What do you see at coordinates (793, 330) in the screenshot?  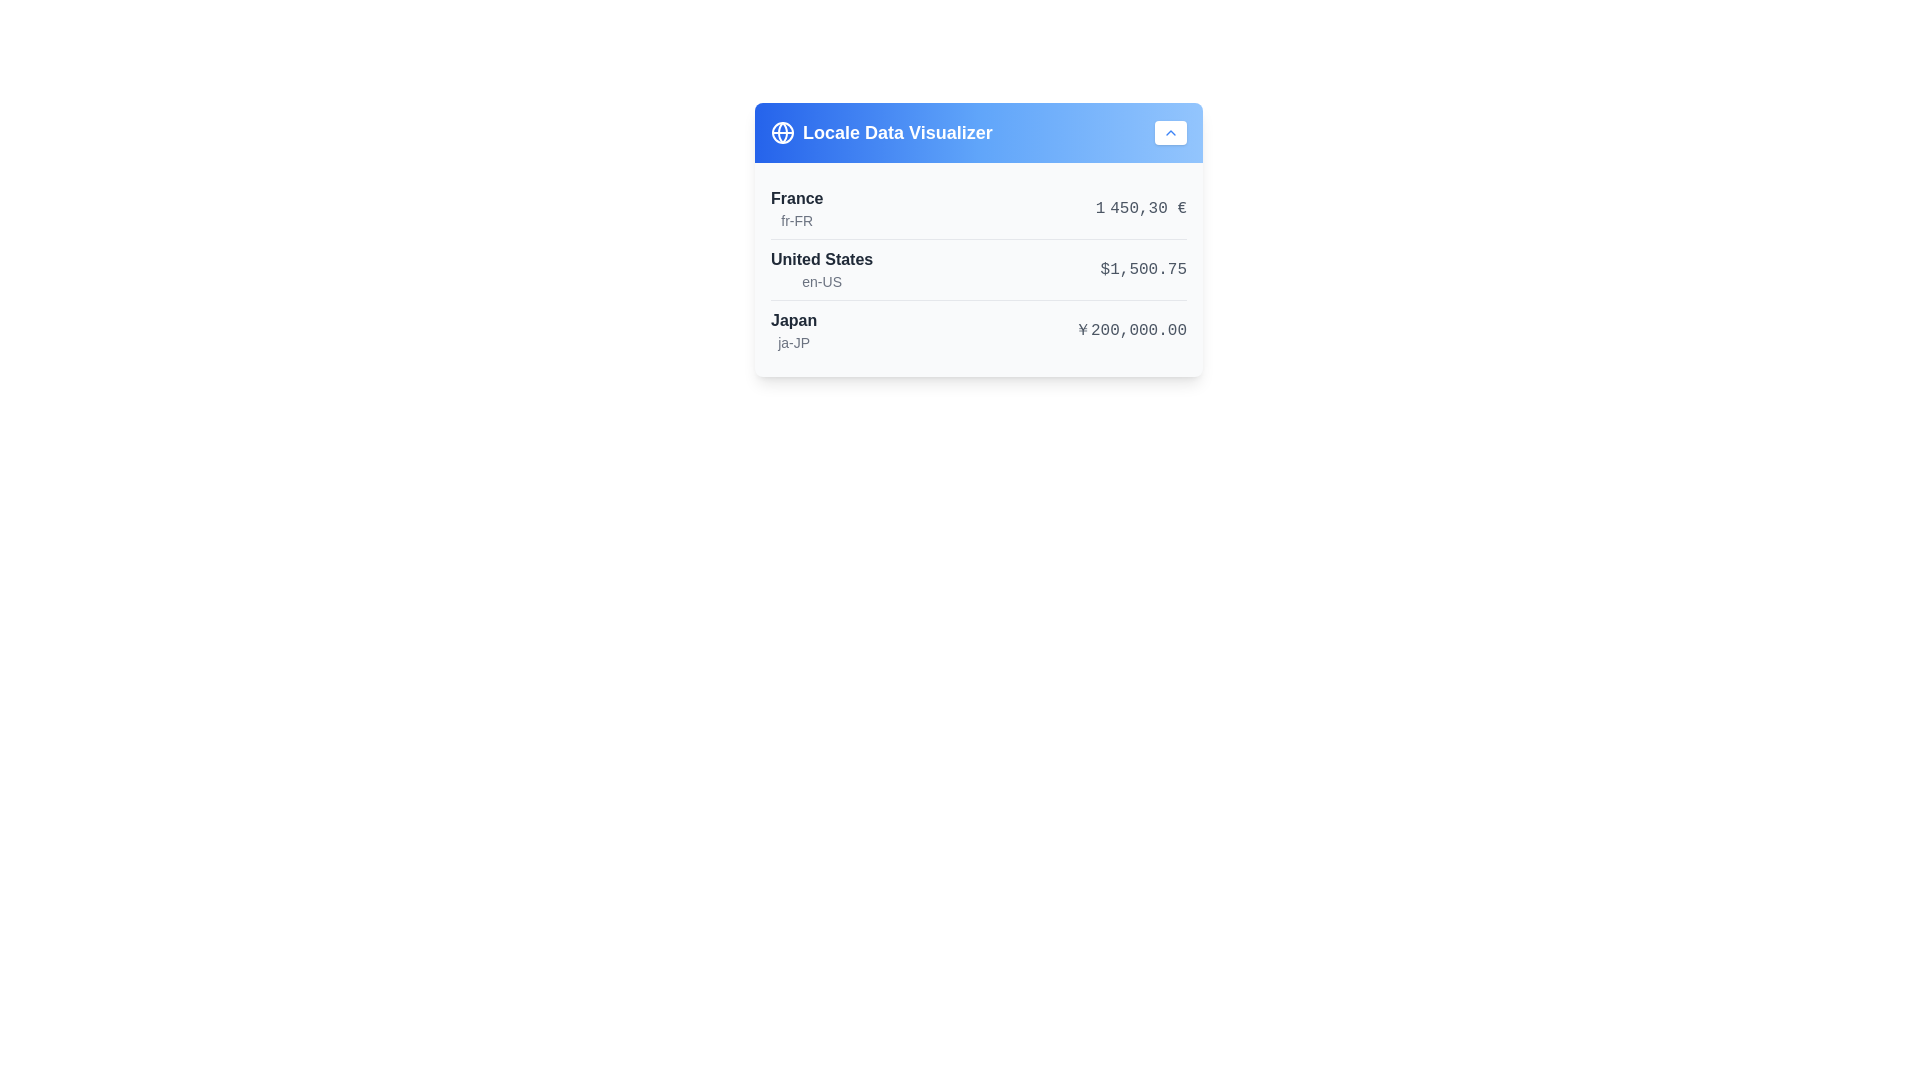 I see `text element displaying the country name 'Japan' and its locale code 'ja-JP' in the third row of the 'Locale Data Visualizer' card layout` at bounding box center [793, 330].